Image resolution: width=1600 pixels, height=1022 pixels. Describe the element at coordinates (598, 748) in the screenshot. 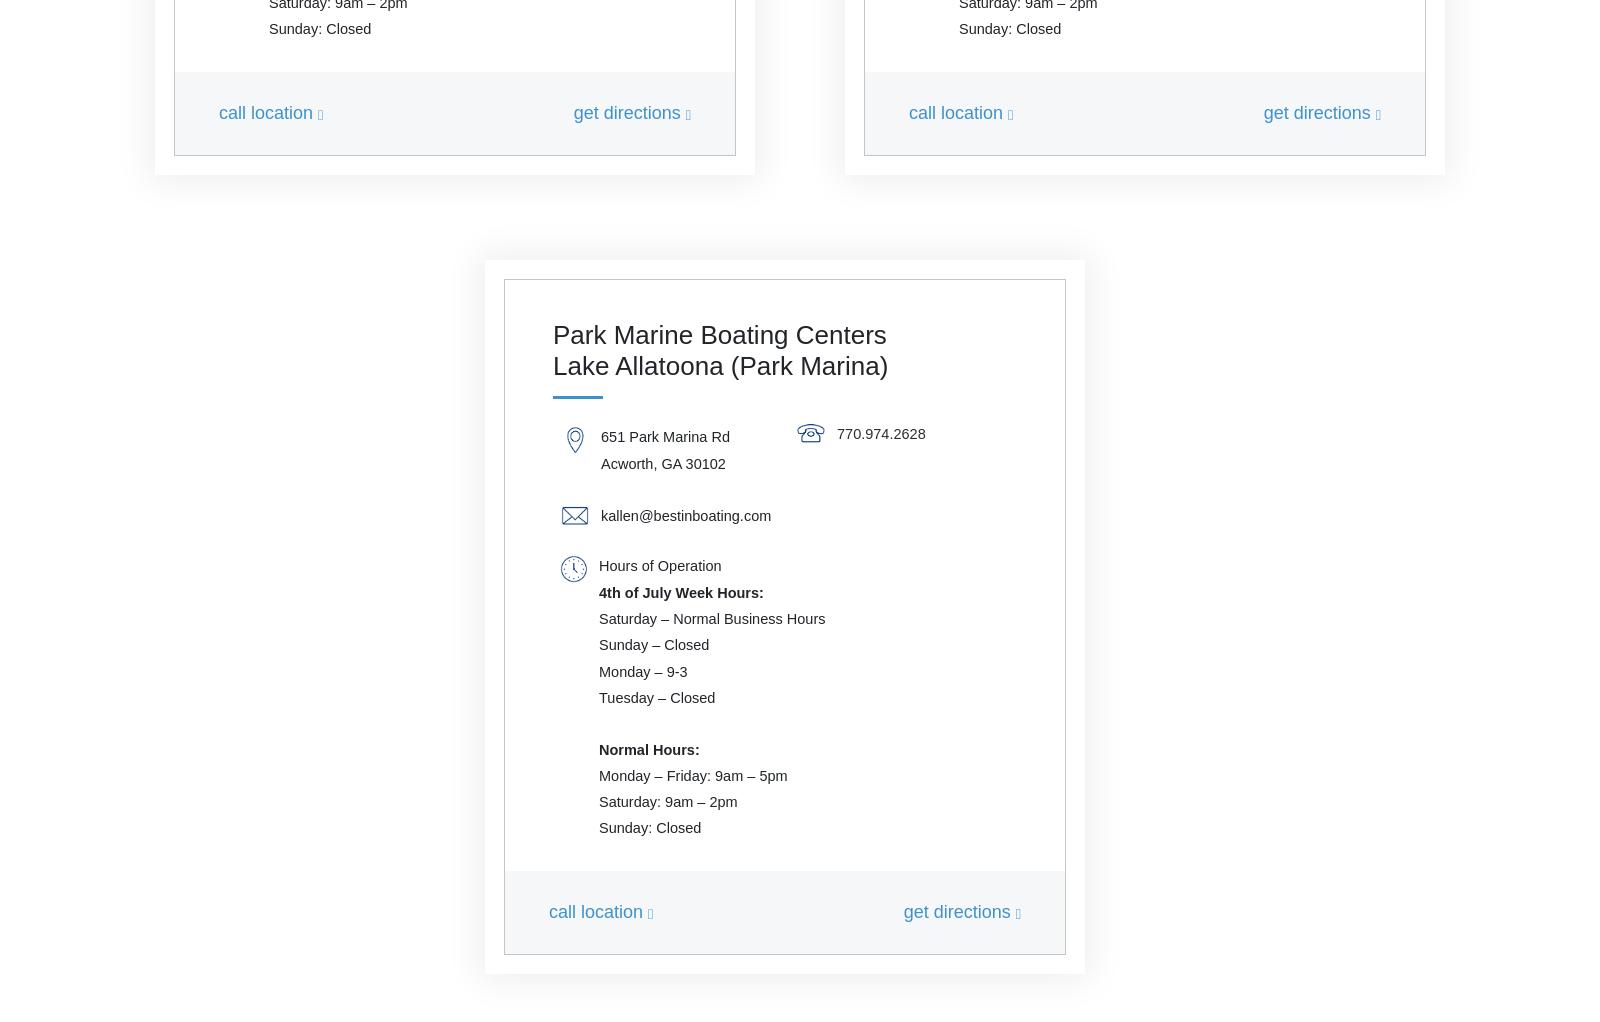

I see `'Normal Hours:'` at that location.